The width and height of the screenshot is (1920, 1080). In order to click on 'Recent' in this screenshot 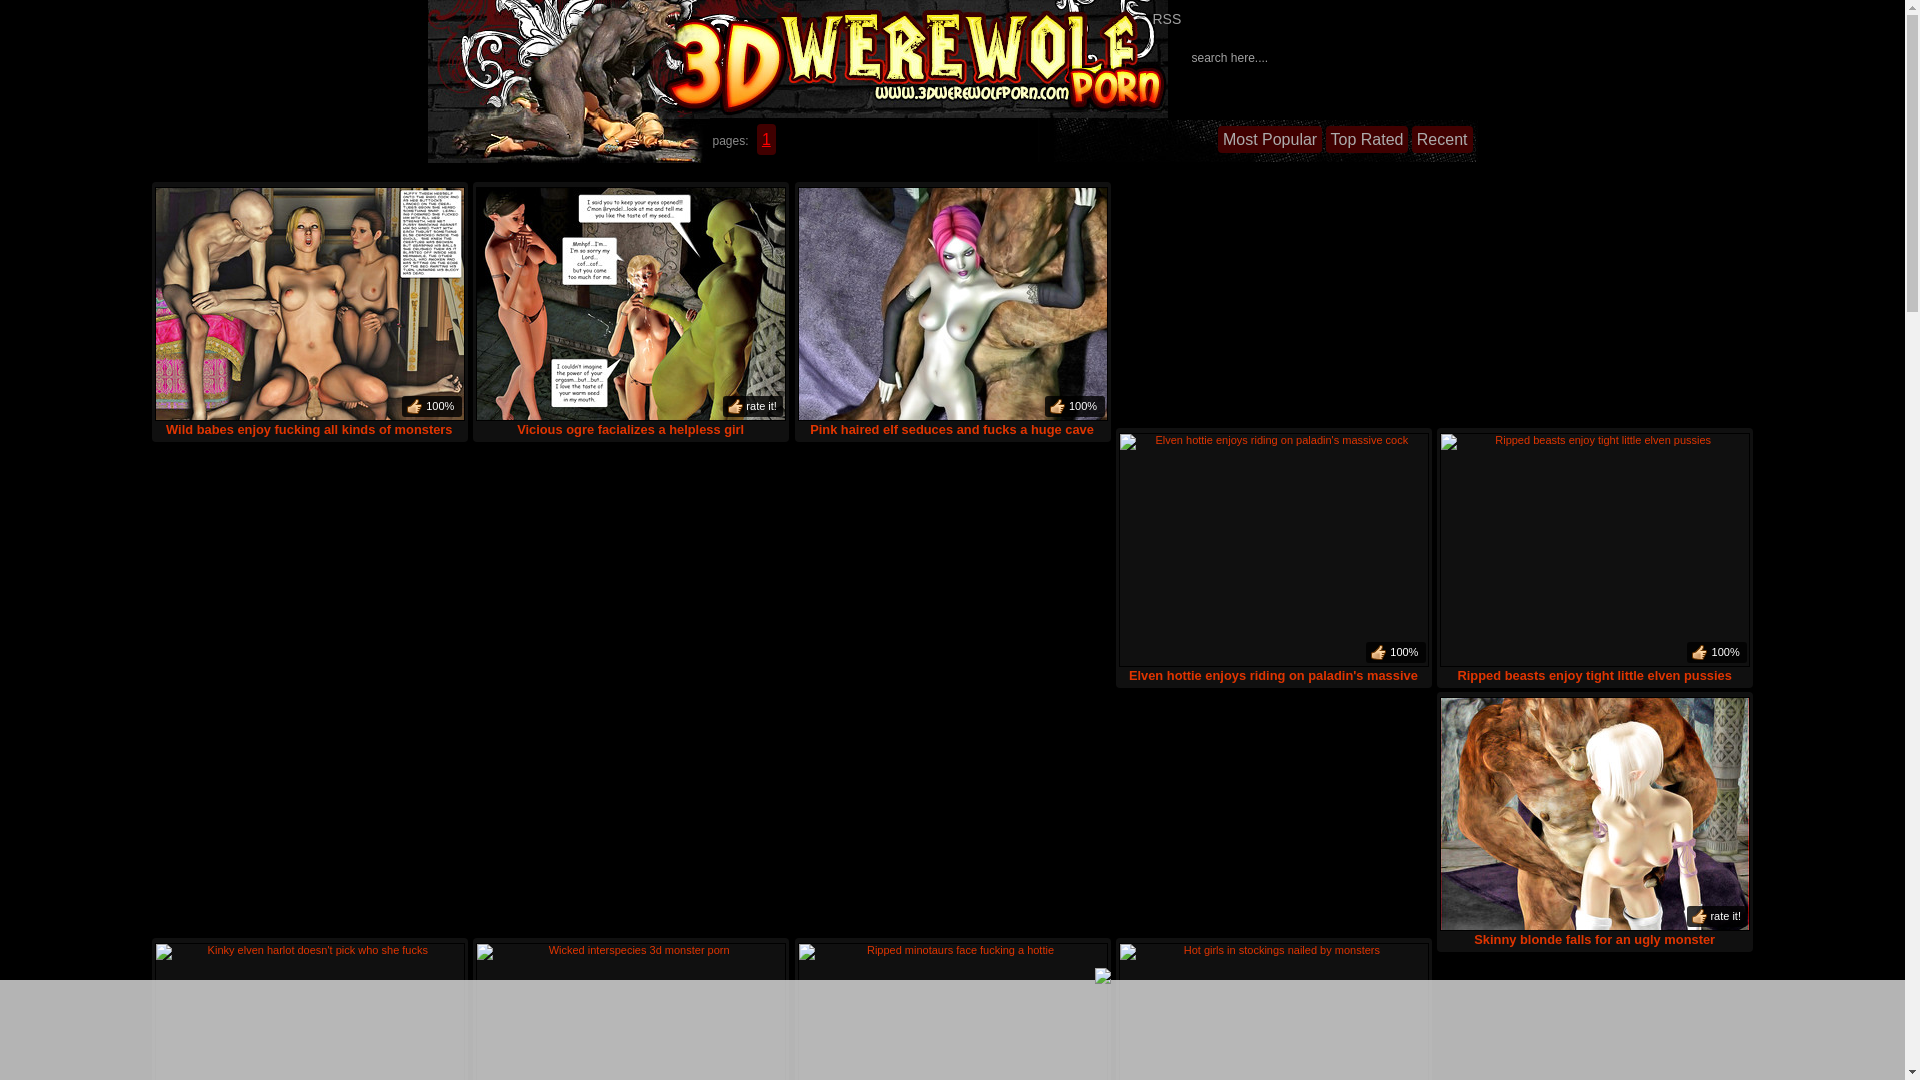, I will do `click(1442, 138)`.